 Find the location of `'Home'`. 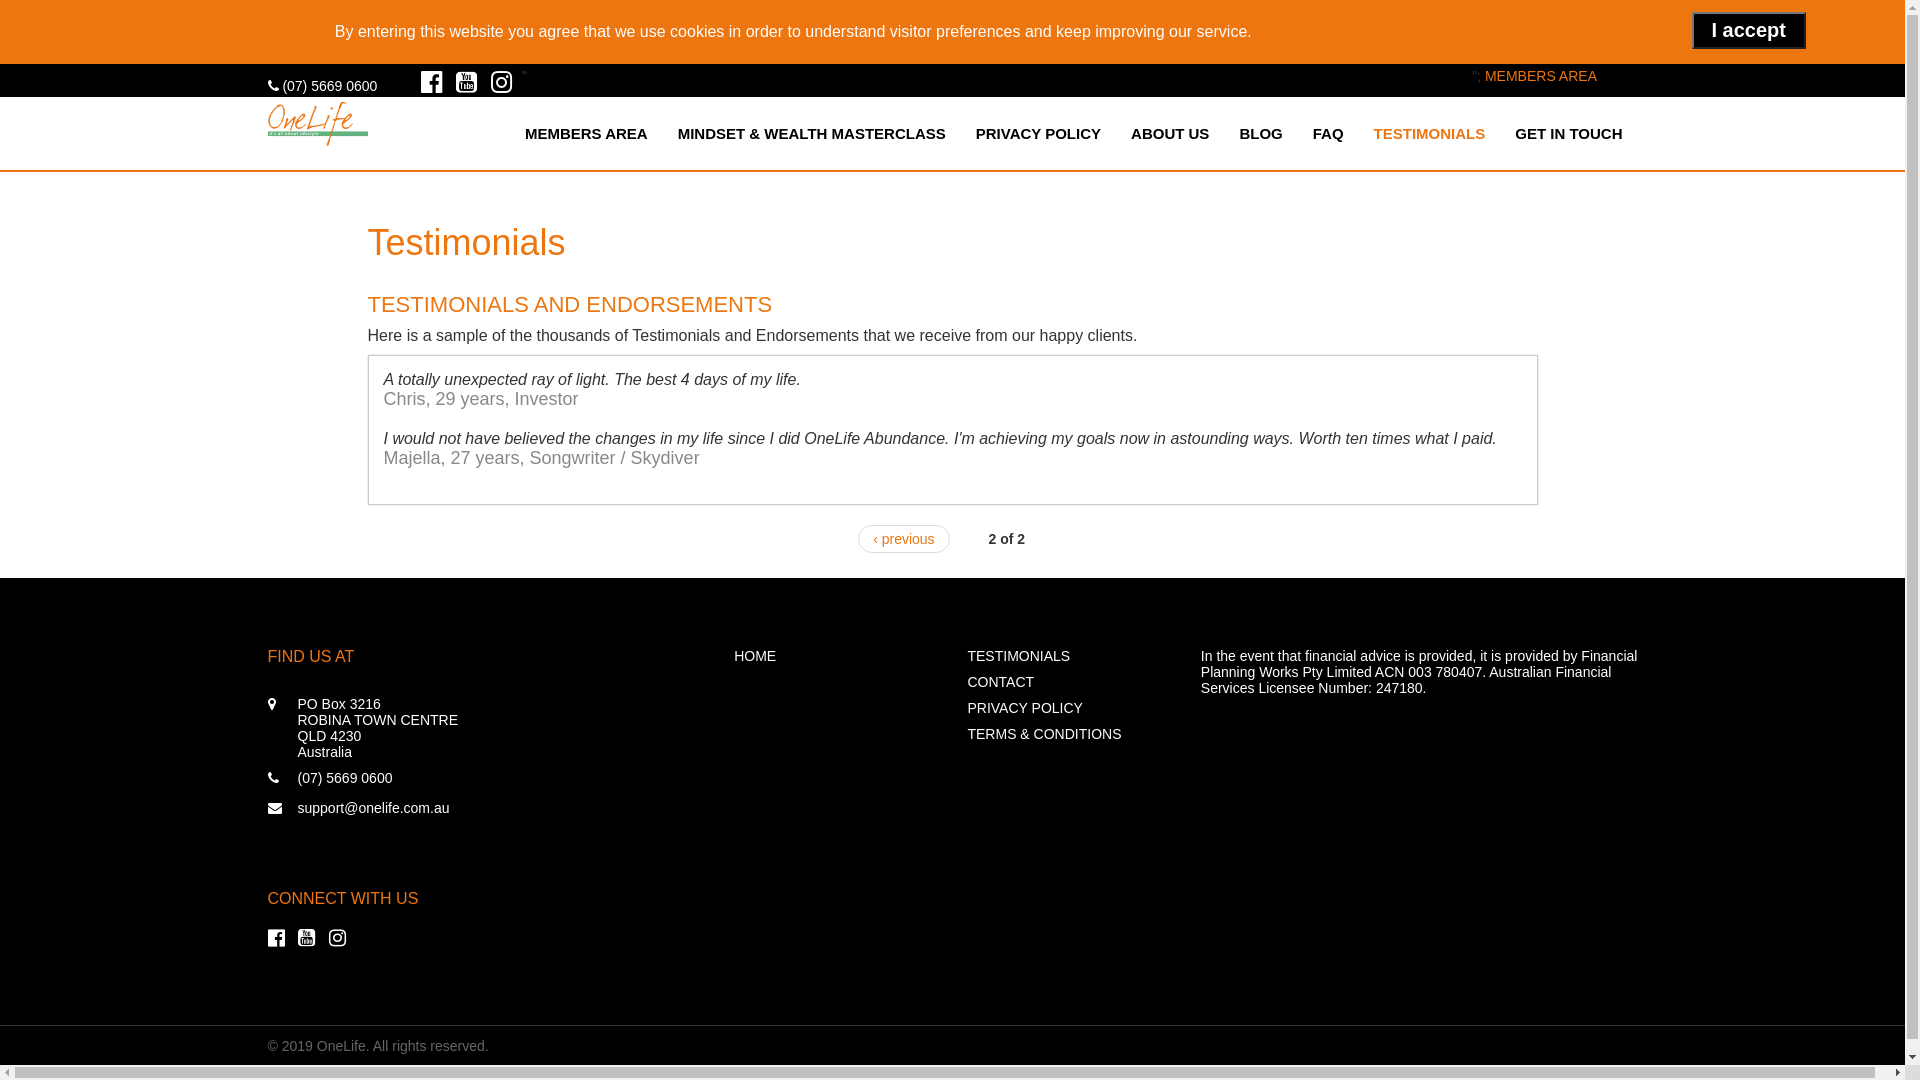

'Home' is located at coordinates (316, 119).